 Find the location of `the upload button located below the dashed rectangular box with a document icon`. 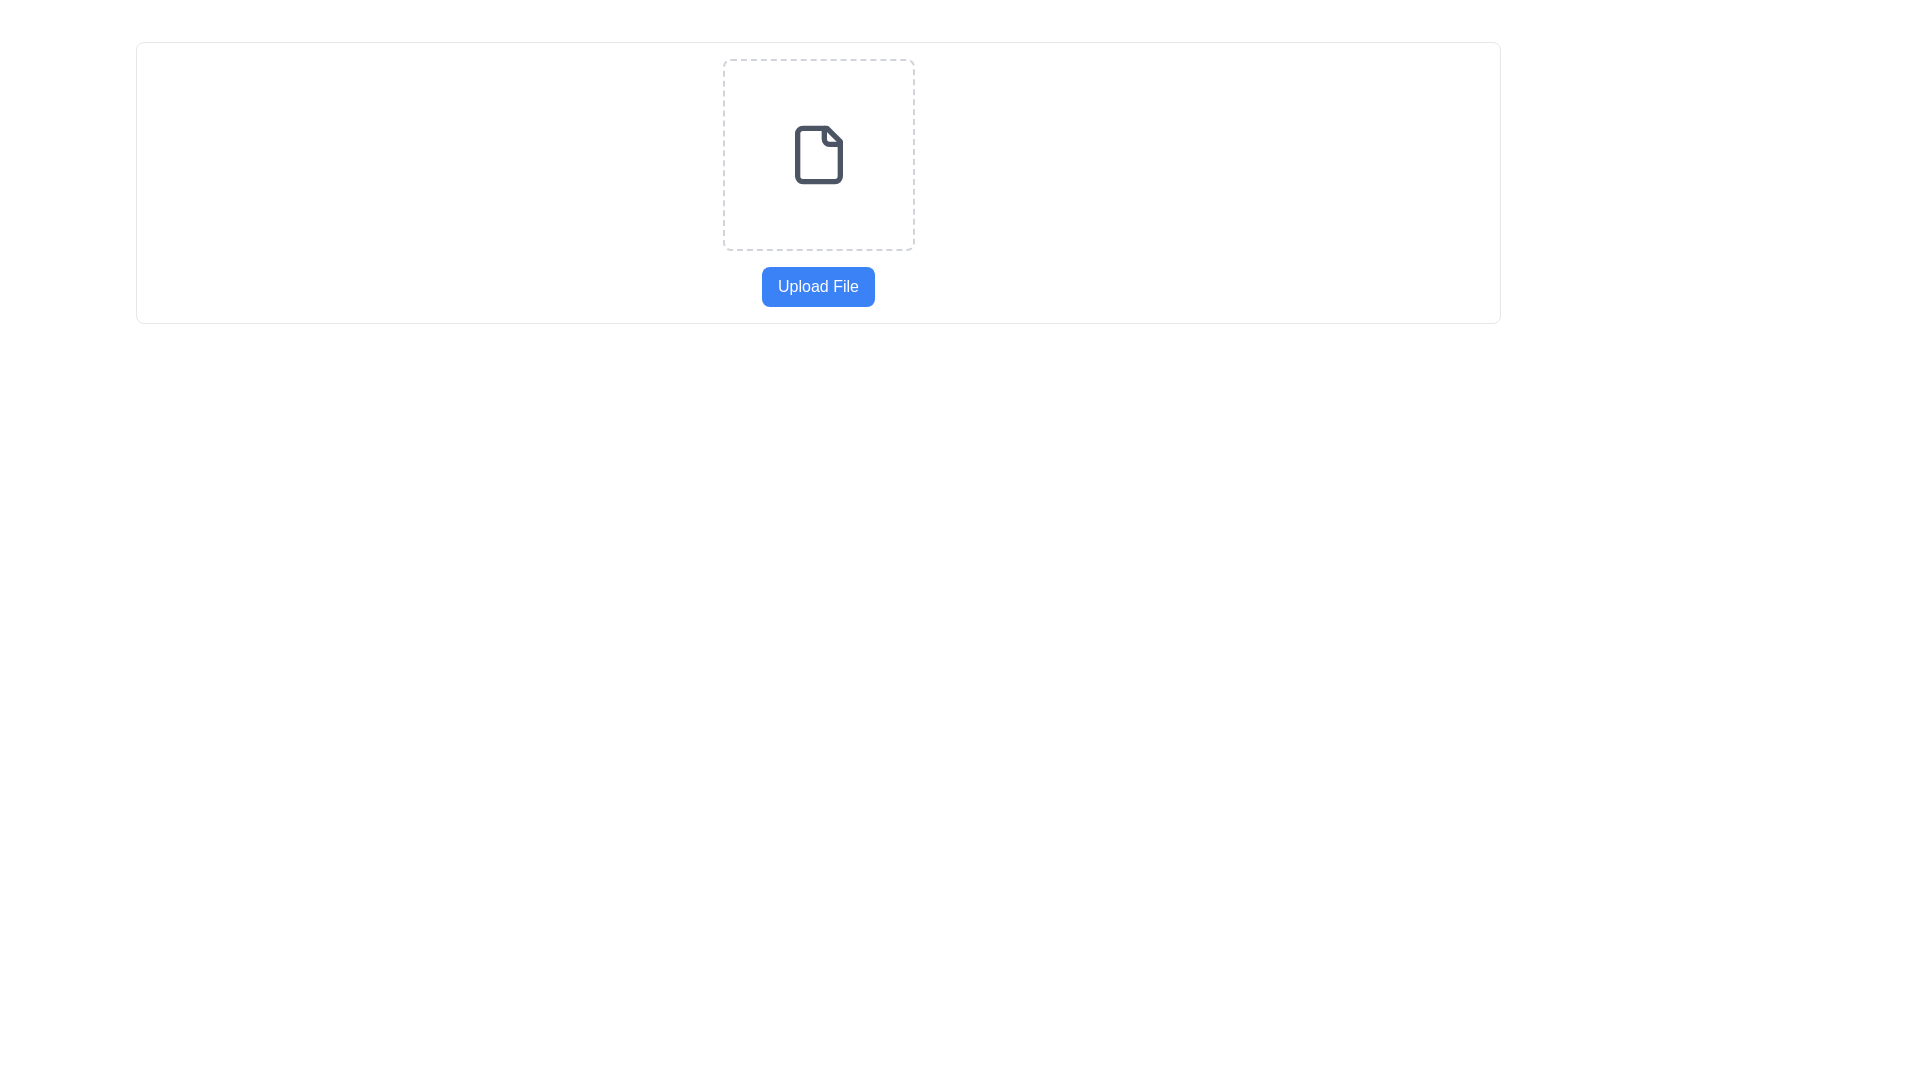

the upload button located below the dashed rectangular box with a document icon is located at coordinates (818, 286).